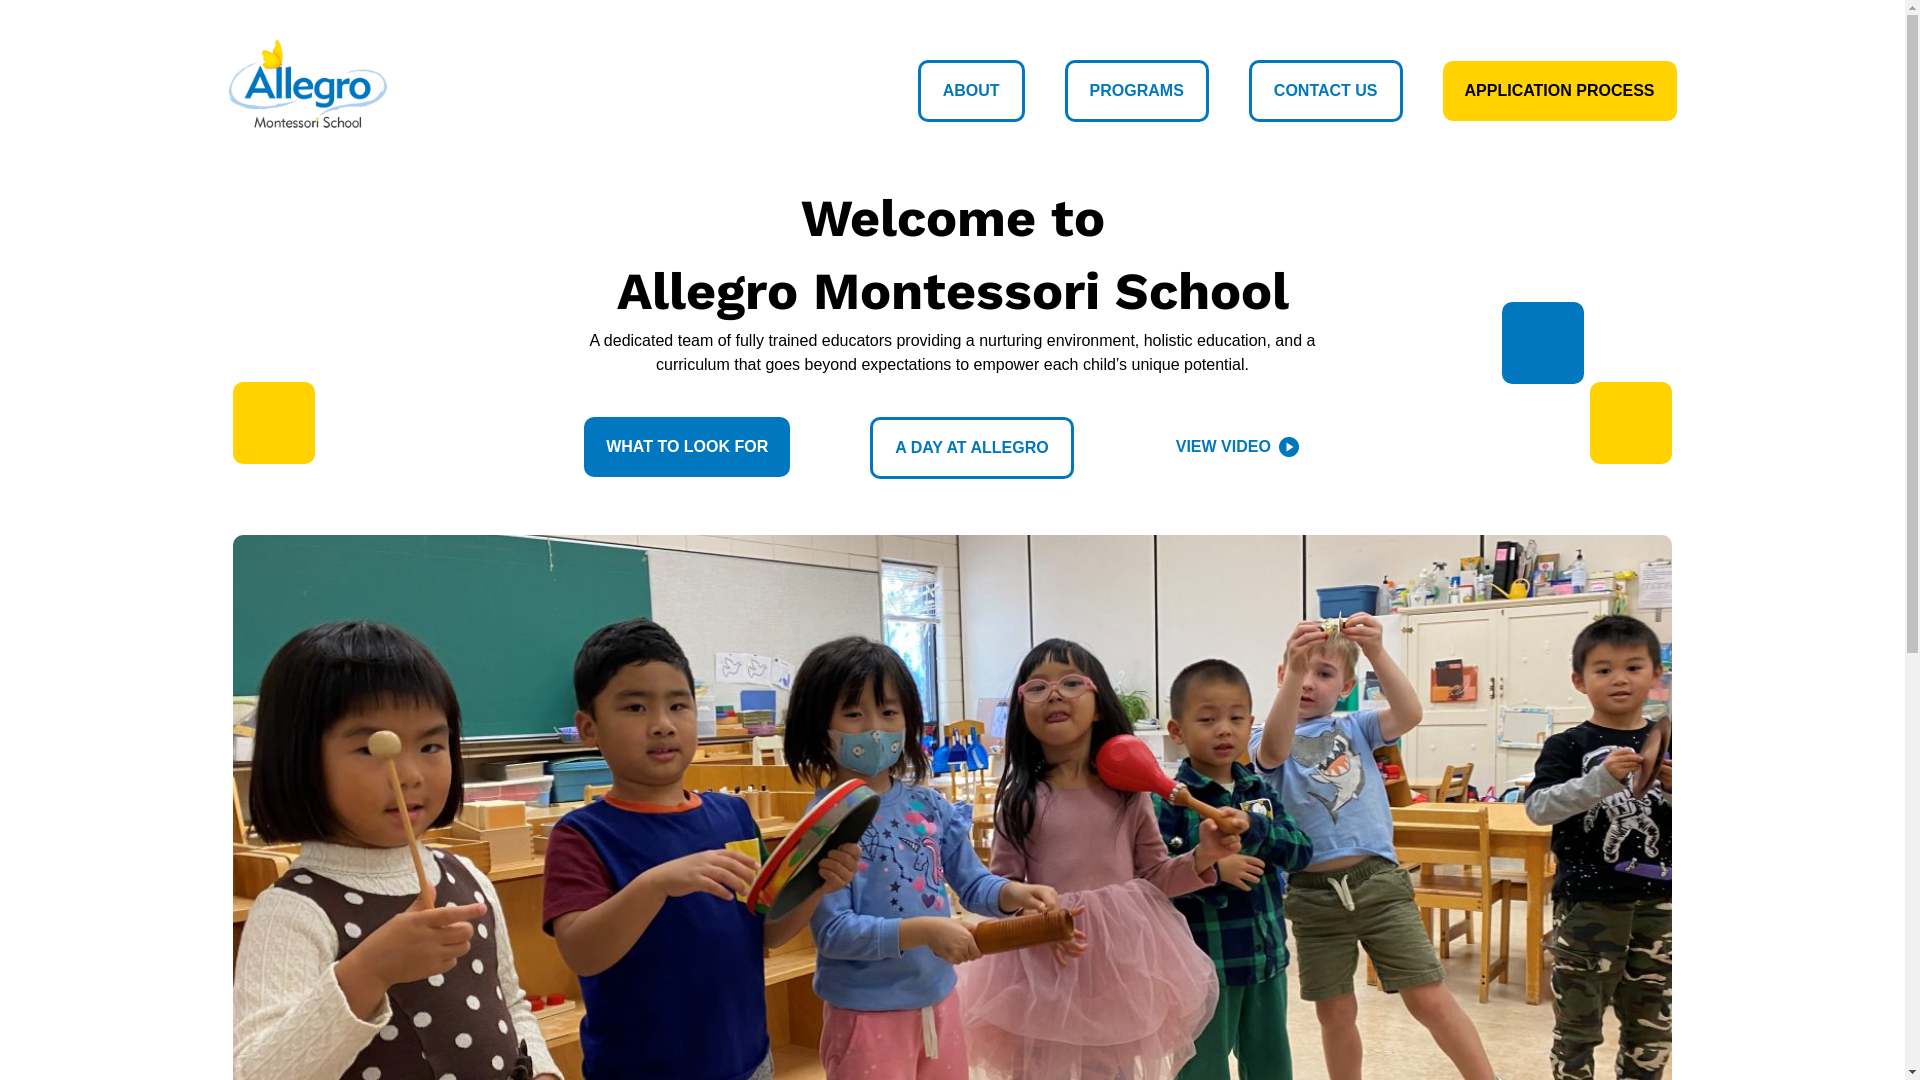 Image resolution: width=1920 pixels, height=1080 pixels. Describe the element at coordinates (971, 90) in the screenshot. I see `'ABOUT'` at that location.